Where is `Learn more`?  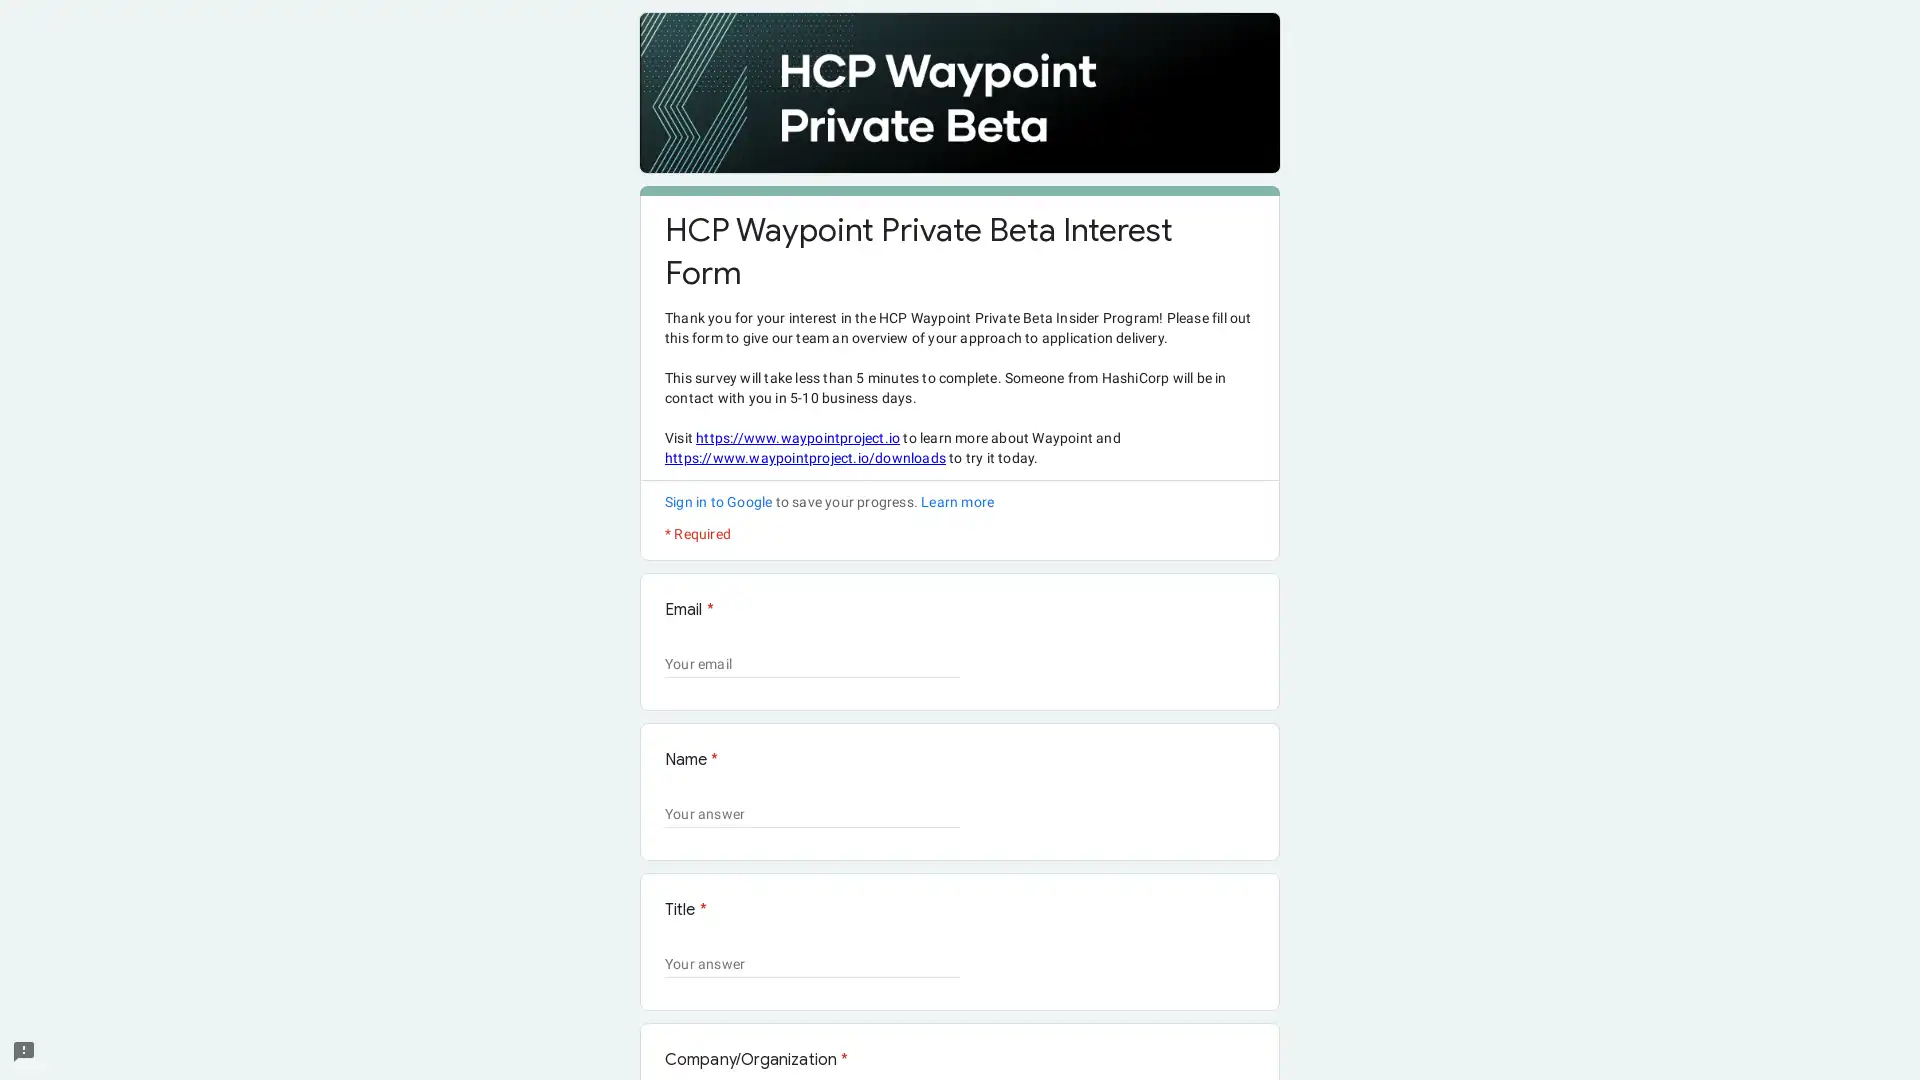 Learn more is located at coordinates (956, 500).